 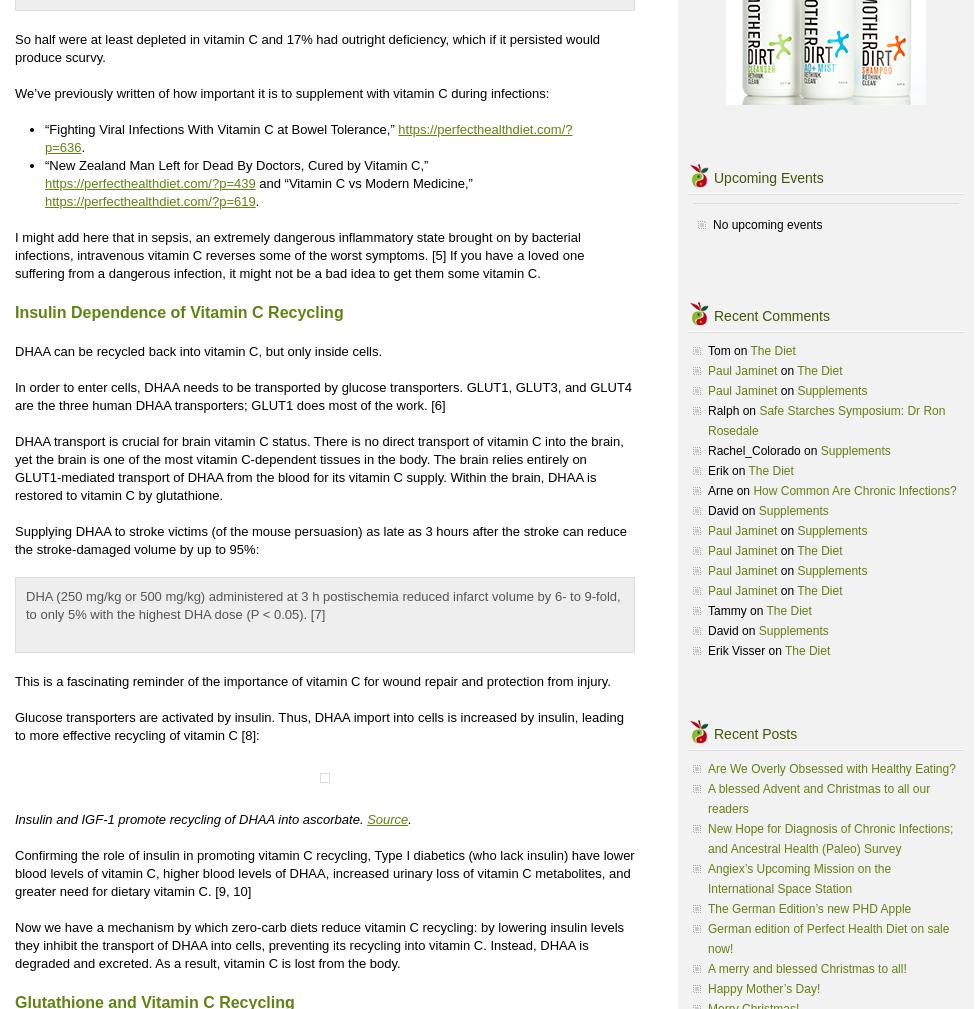 What do you see at coordinates (768, 176) in the screenshot?
I see `'Upcoming Events'` at bounding box center [768, 176].